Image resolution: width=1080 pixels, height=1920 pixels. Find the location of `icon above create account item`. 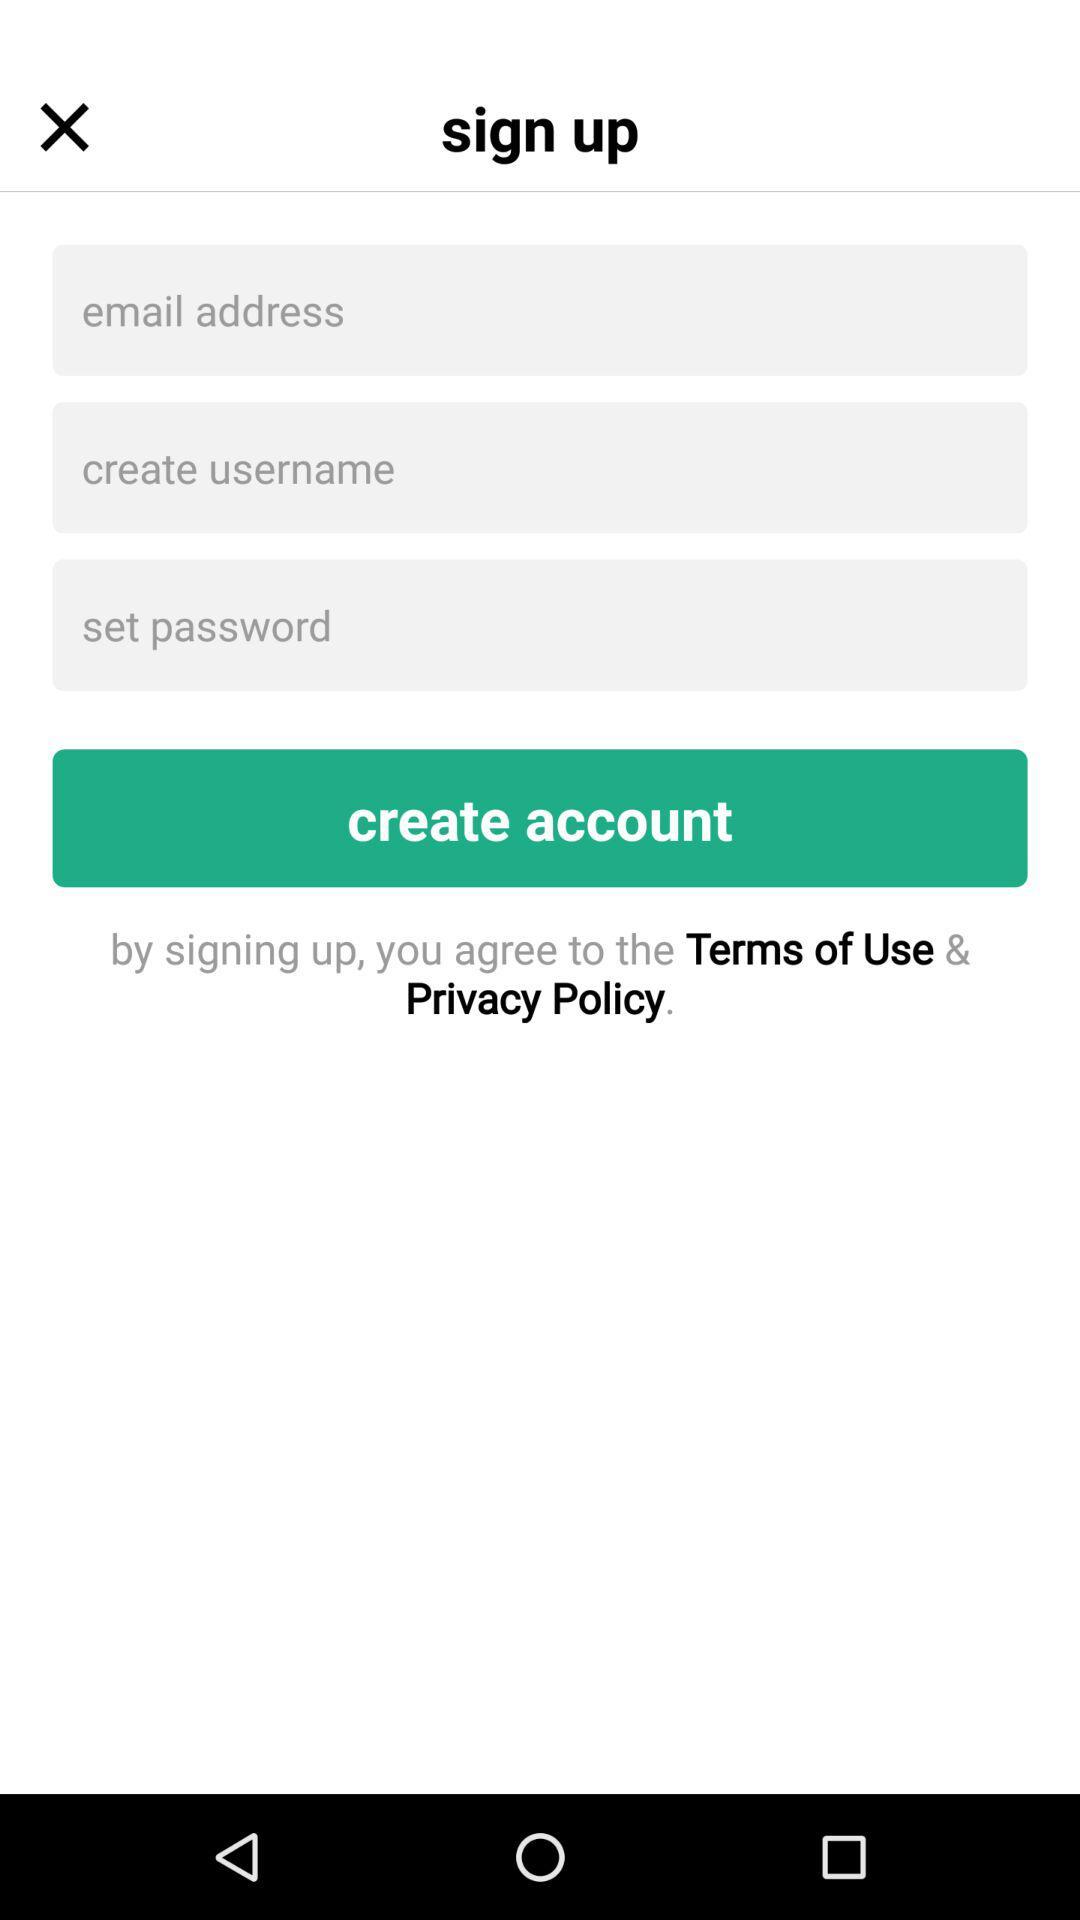

icon above create account item is located at coordinates (540, 624).